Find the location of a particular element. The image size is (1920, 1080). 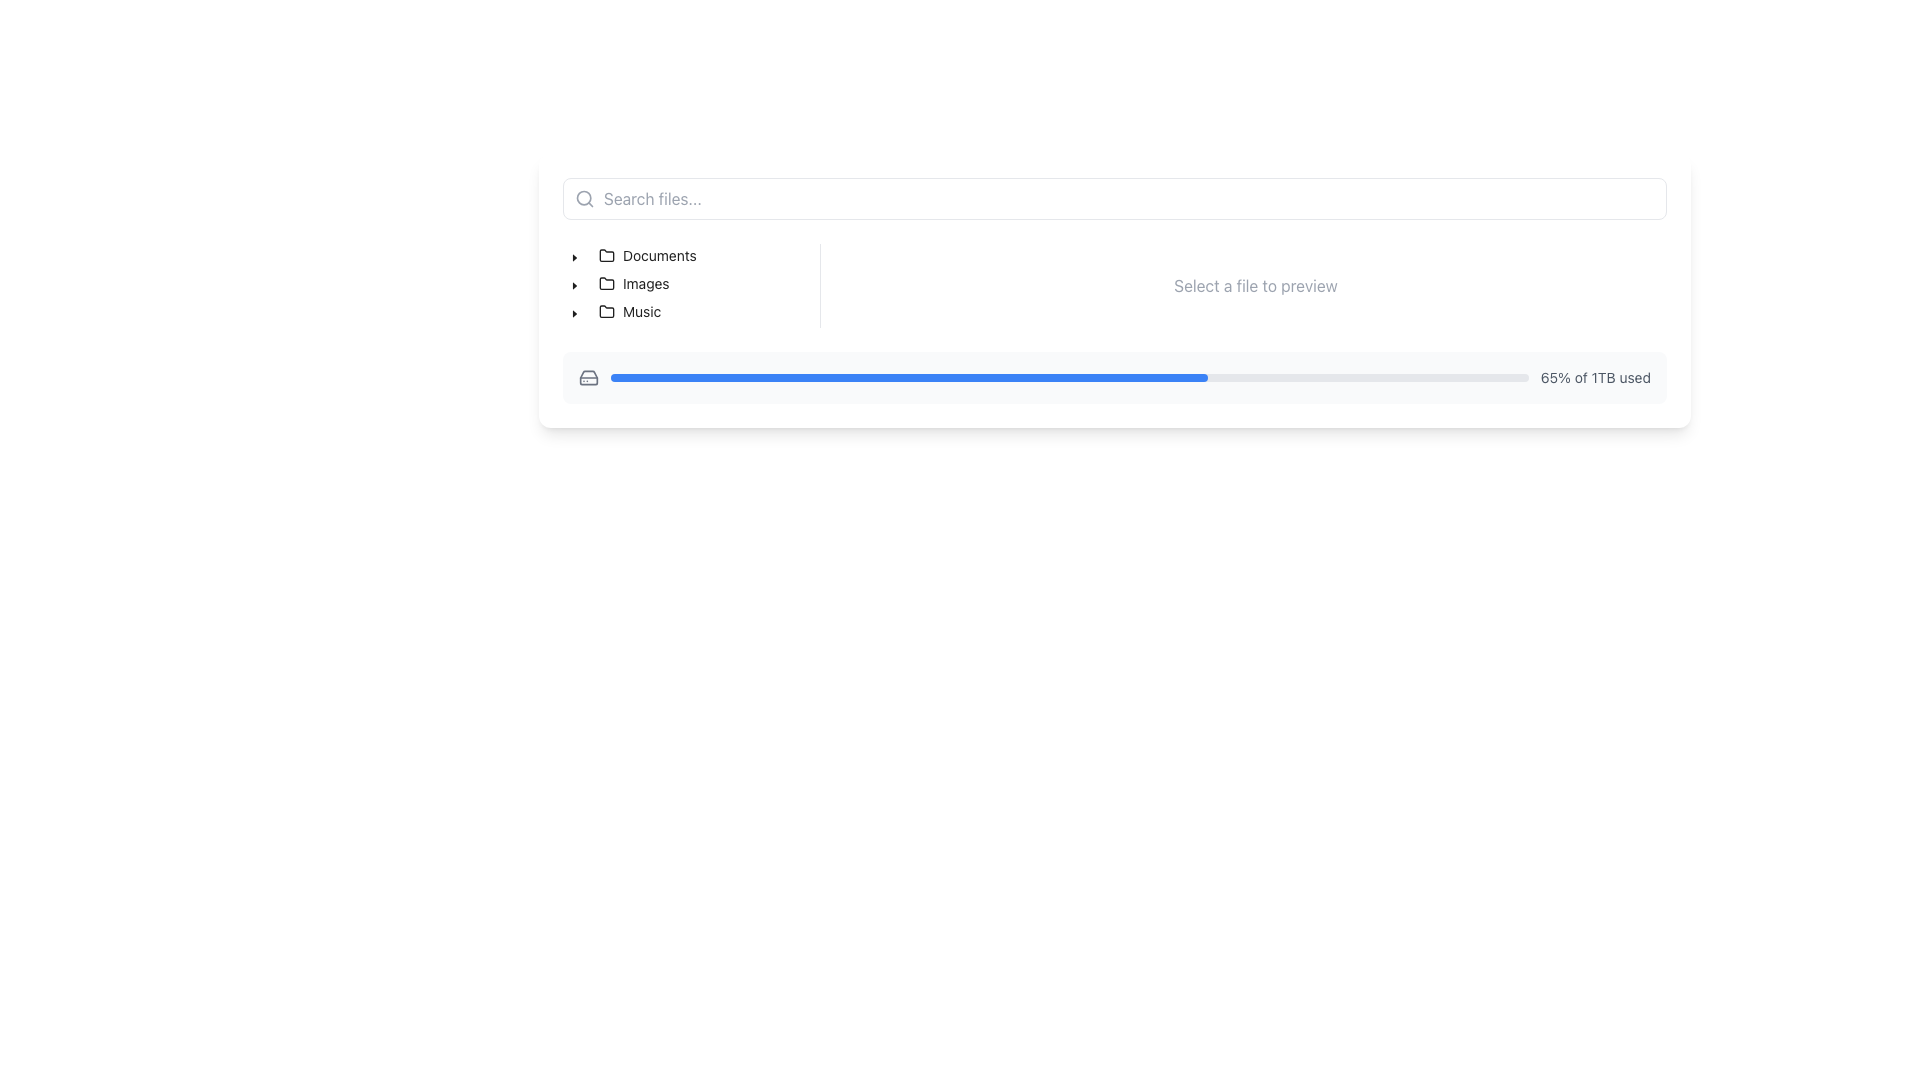

the small downward-pointing caret icon next to the label 'Images' in the tree structure is located at coordinates (574, 285).